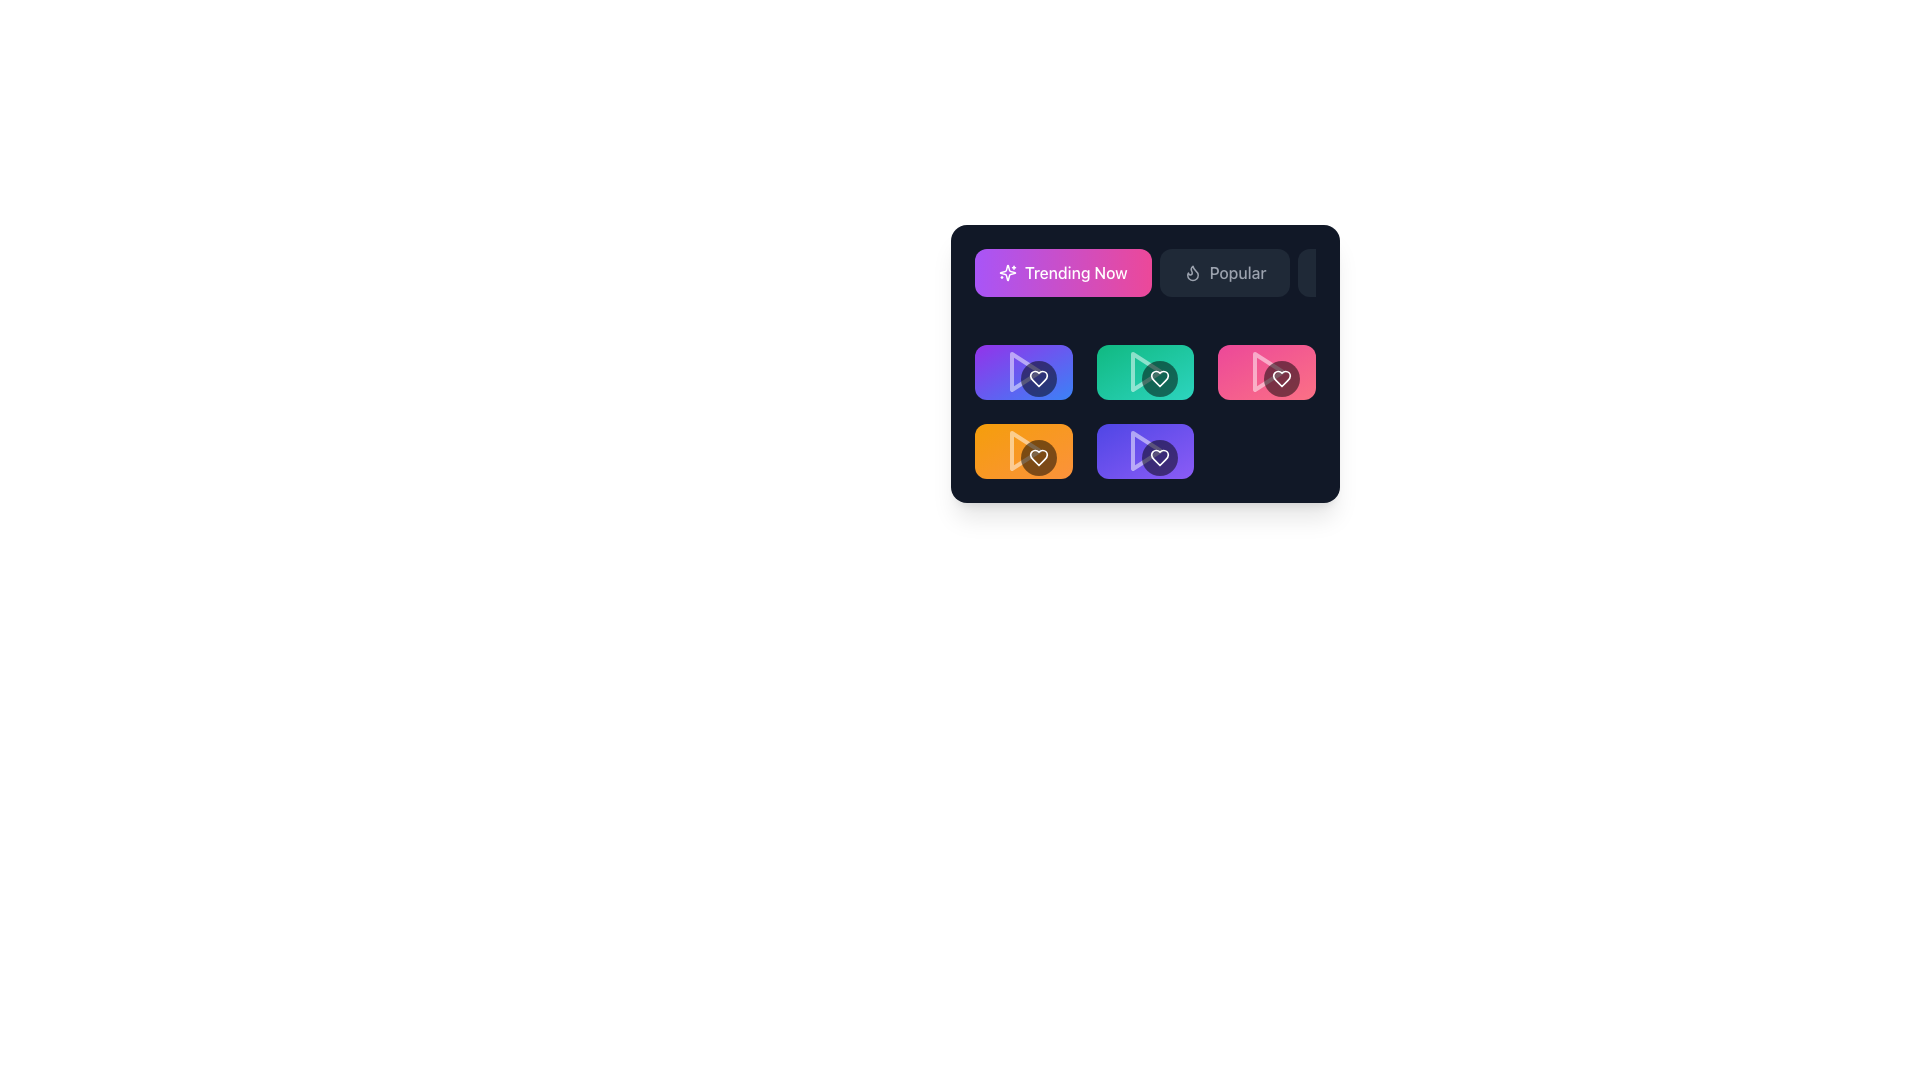 The image size is (1920, 1080). Describe the element at coordinates (1145, 384) in the screenshot. I see `the composite UI component with a bold green background and icons for actions` at that location.